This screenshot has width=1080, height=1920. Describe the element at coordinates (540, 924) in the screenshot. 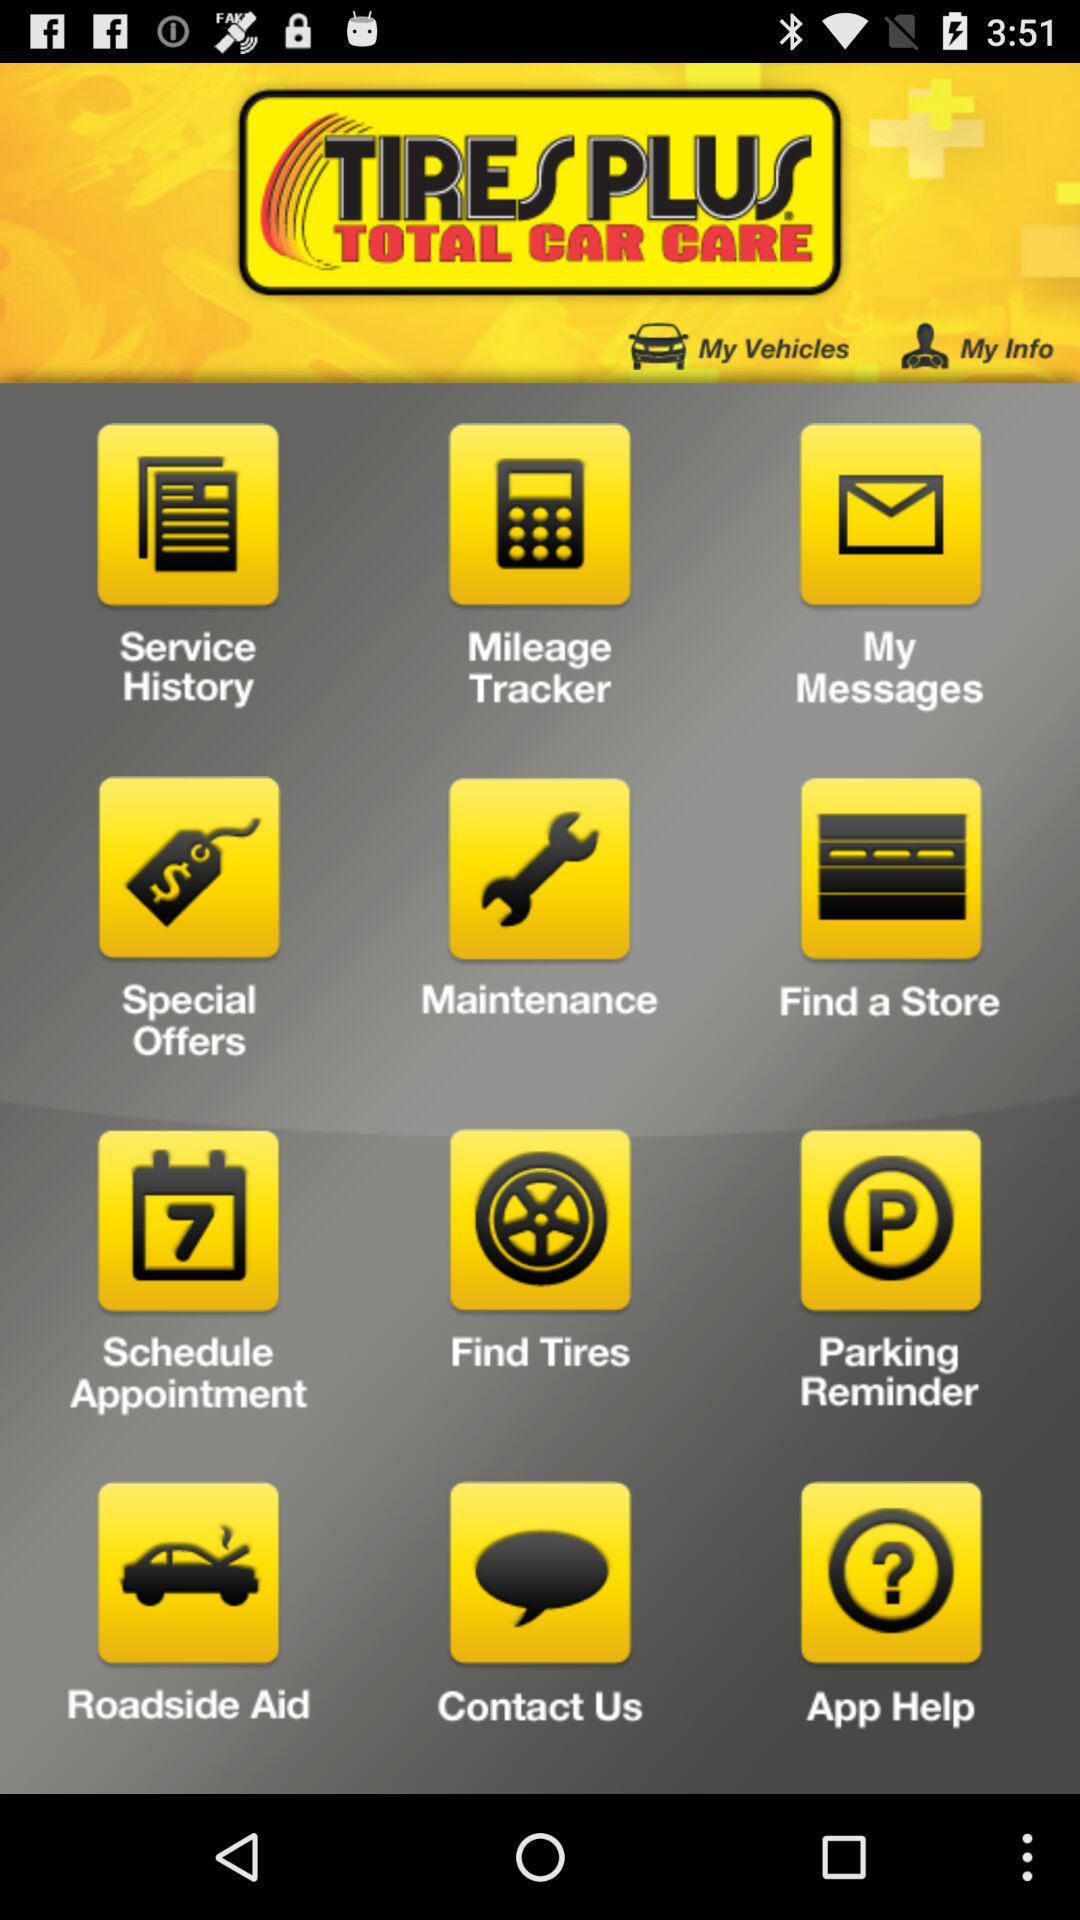

I see `maintenance records from tire plus about your vehicle` at that location.